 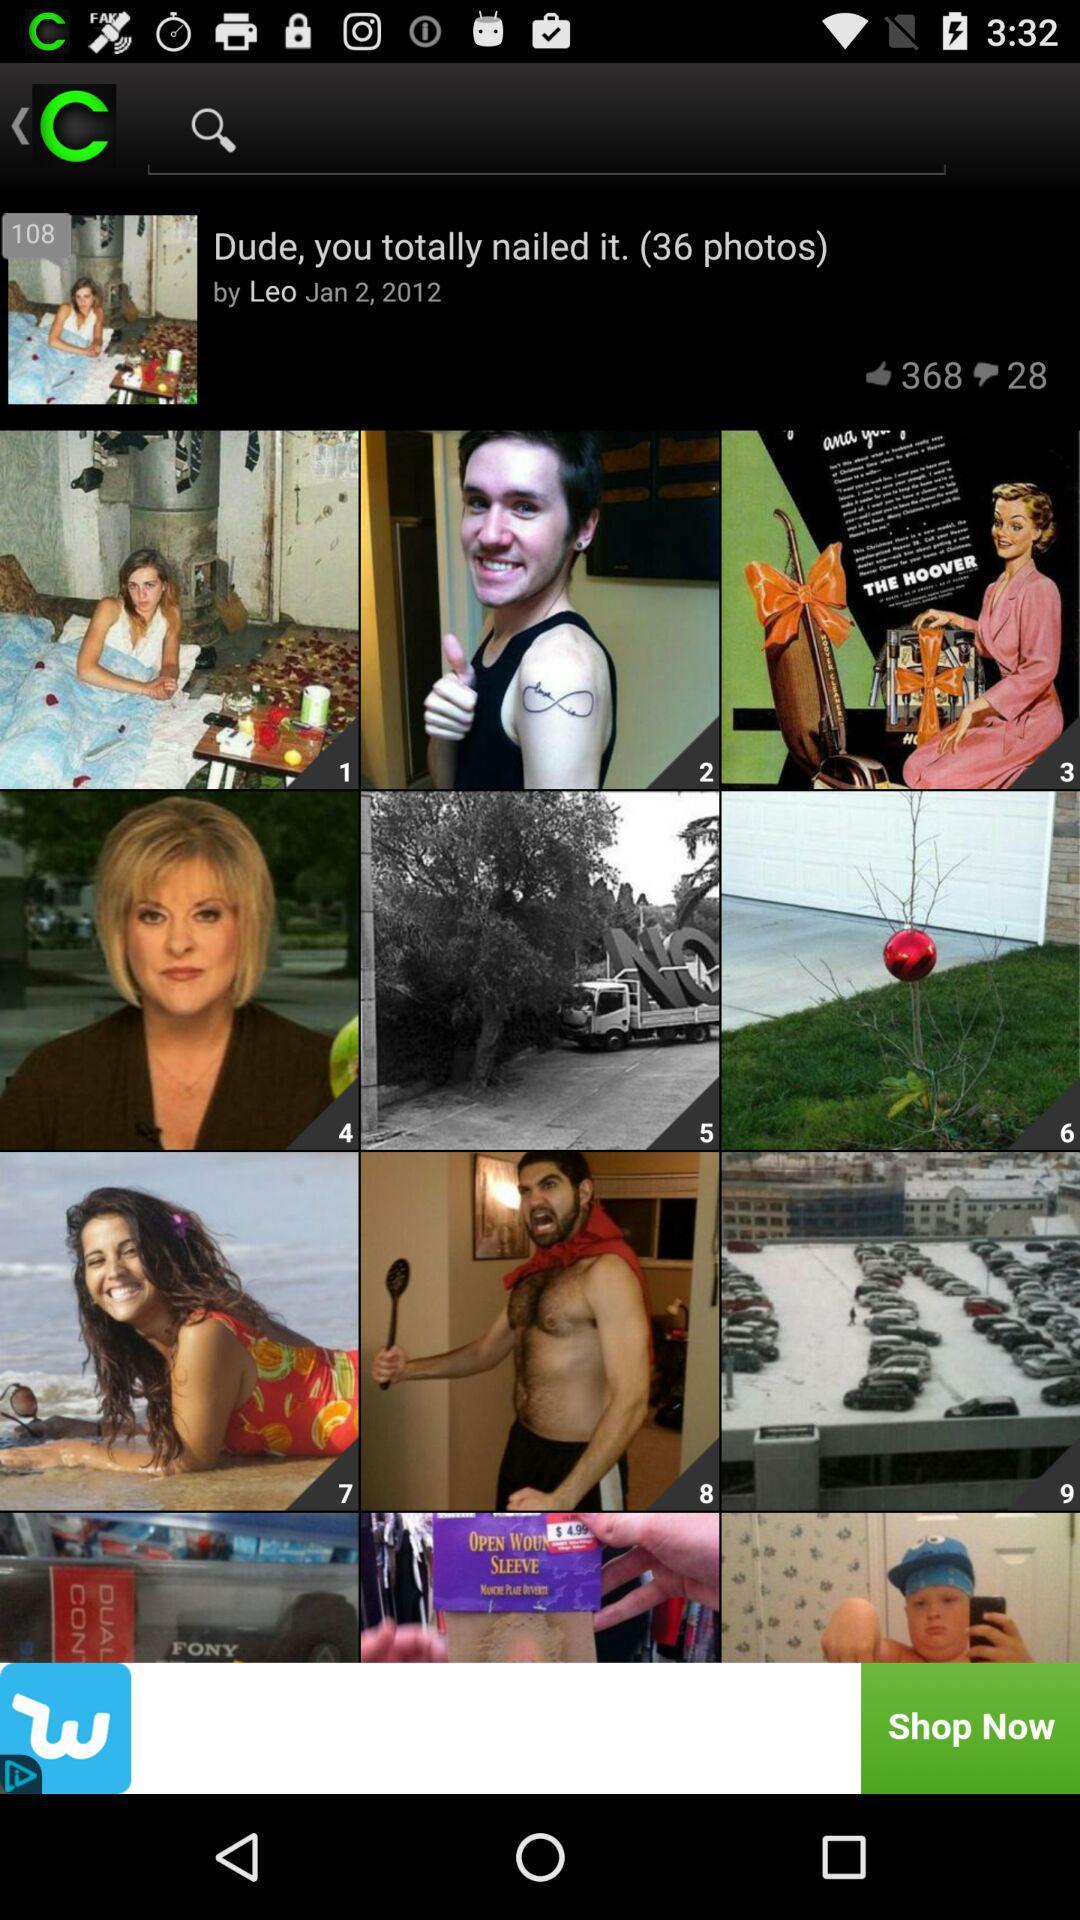 What do you see at coordinates (540, 1587) in the screenshot?
I see `the bottom middle image` at bounding box center [540, 1587].